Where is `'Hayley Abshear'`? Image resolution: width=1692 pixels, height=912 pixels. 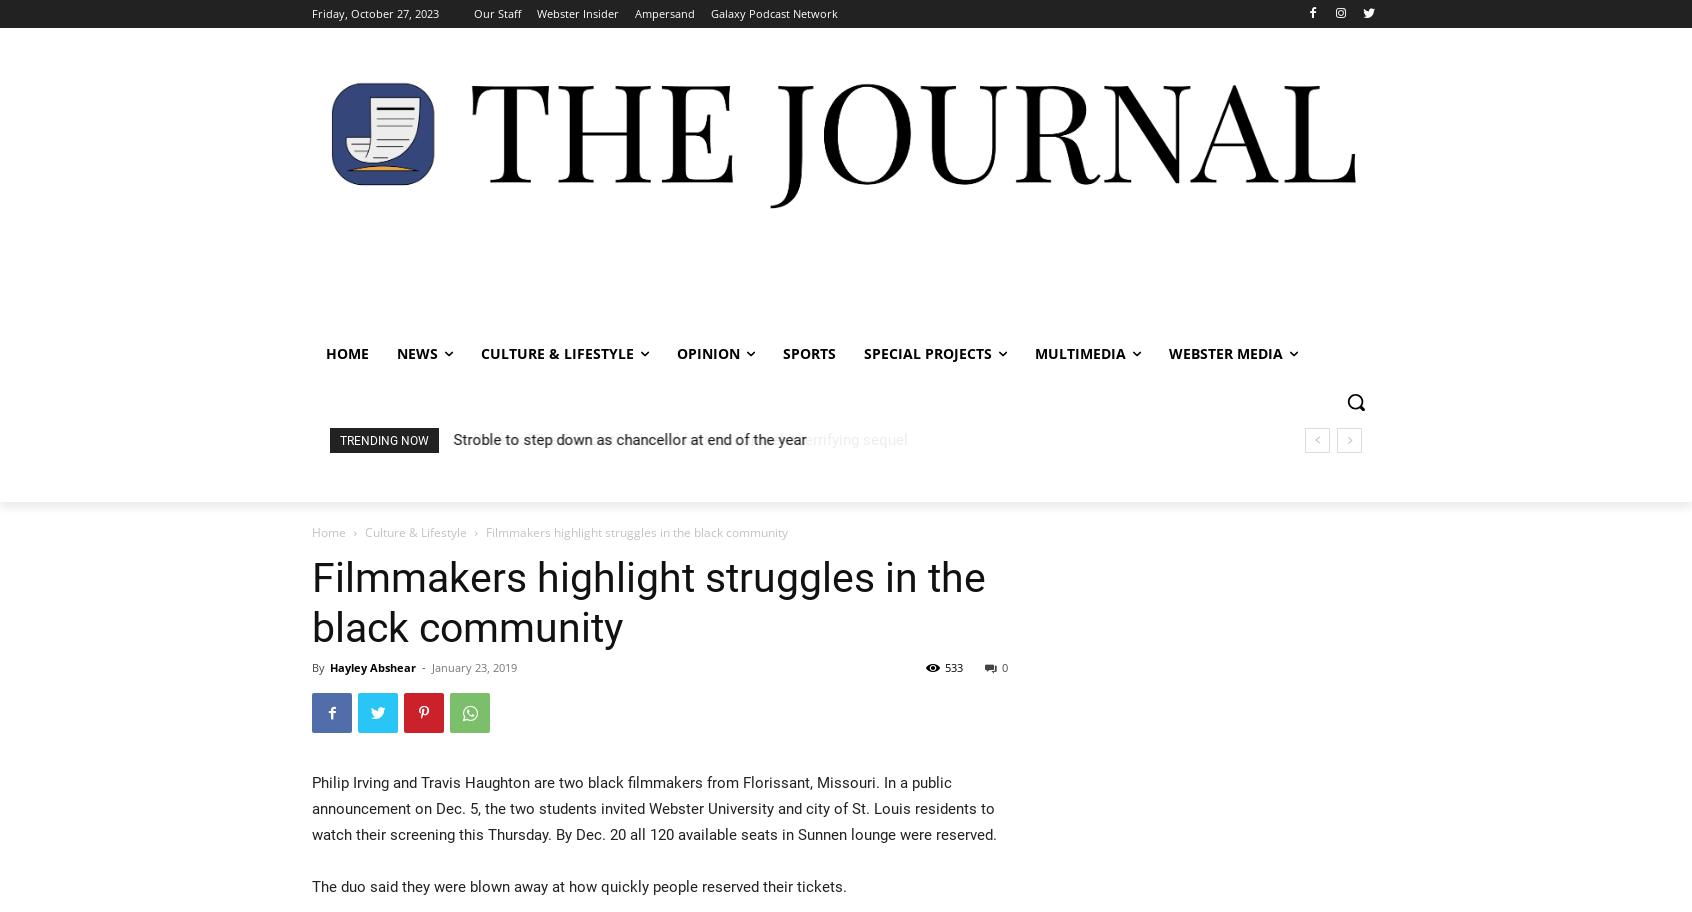
'Hayley Abshear' is located at coordinates (372, 666).